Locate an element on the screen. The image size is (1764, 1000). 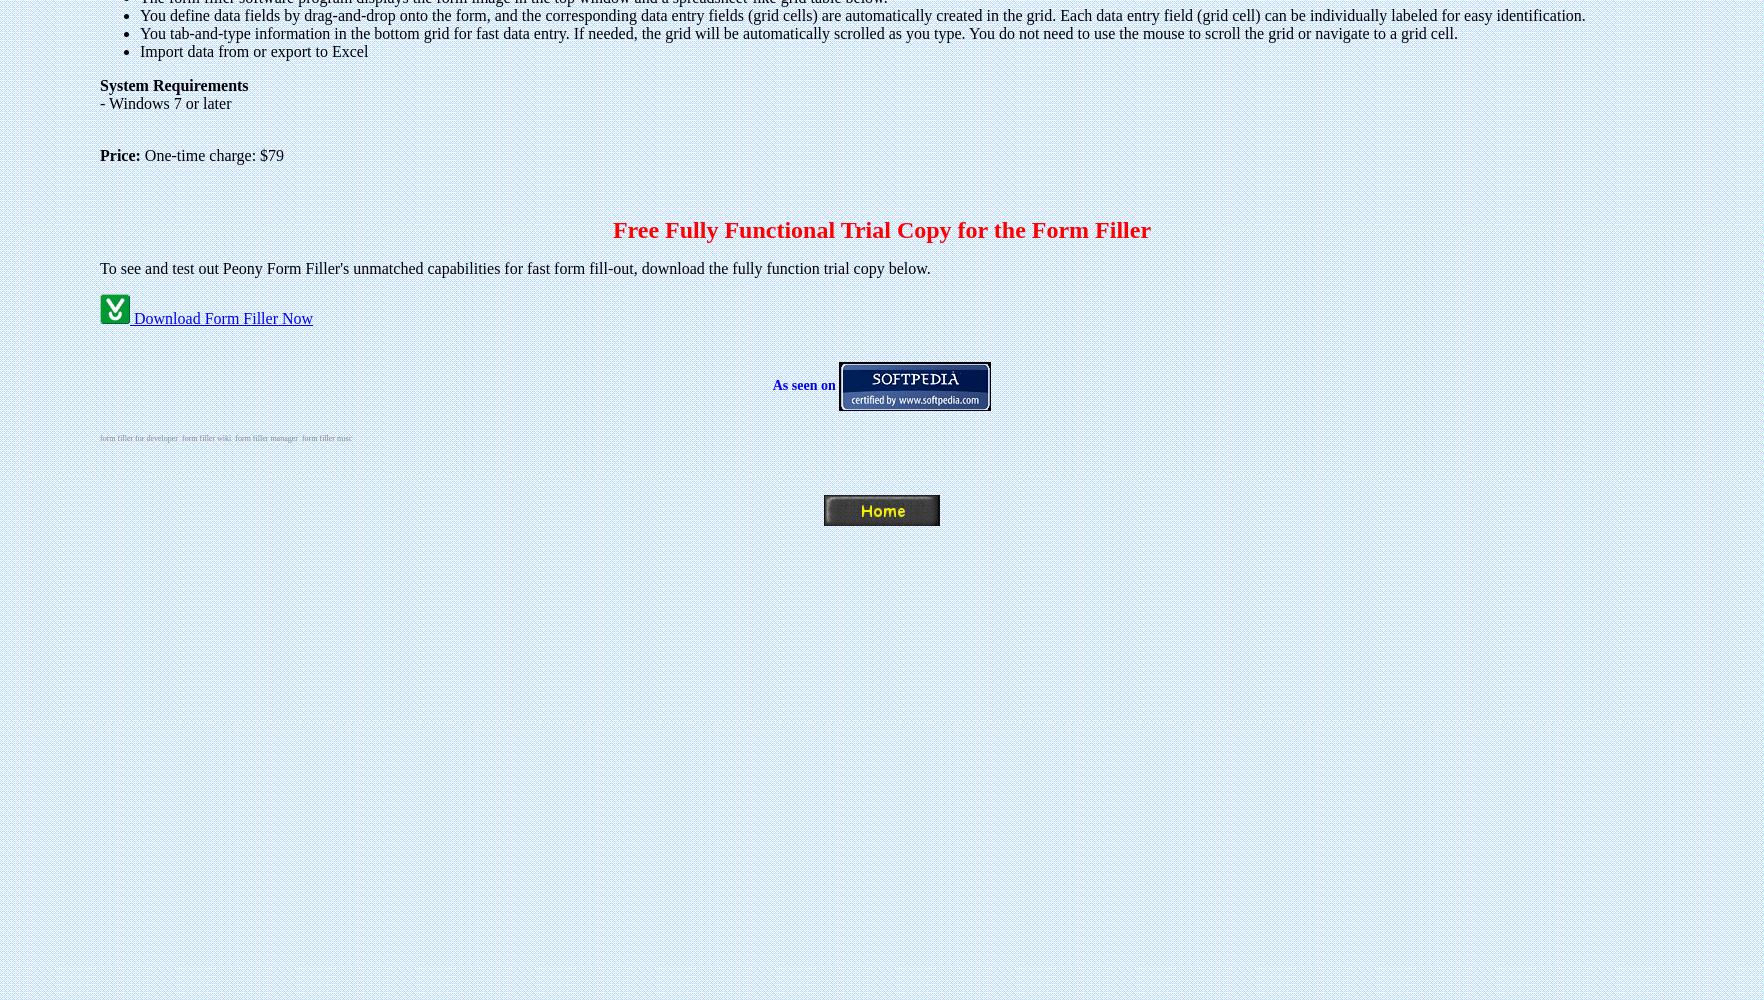
'Price:' is located at coordinates (100, 155).